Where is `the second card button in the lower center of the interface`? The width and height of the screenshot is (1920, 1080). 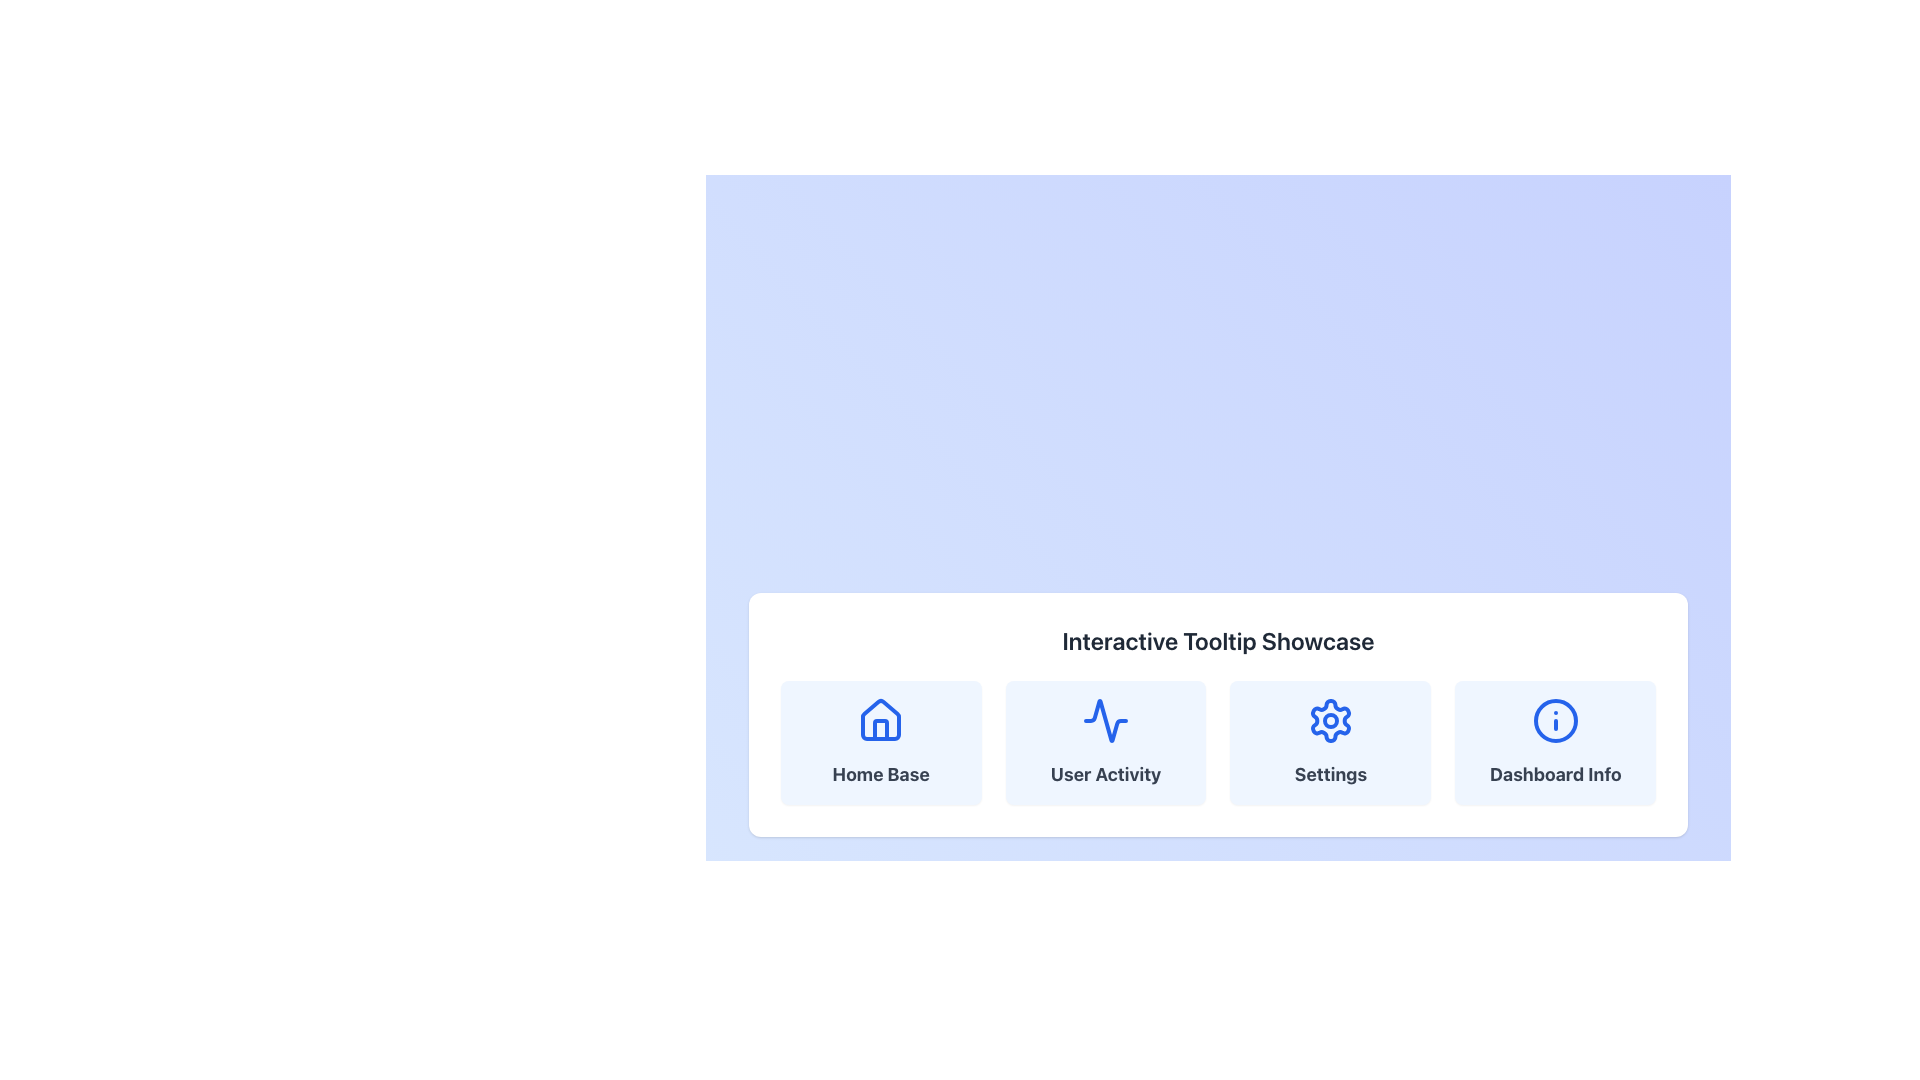 the second card button in the lower center of the interface is located at coordinates (1105, 743).